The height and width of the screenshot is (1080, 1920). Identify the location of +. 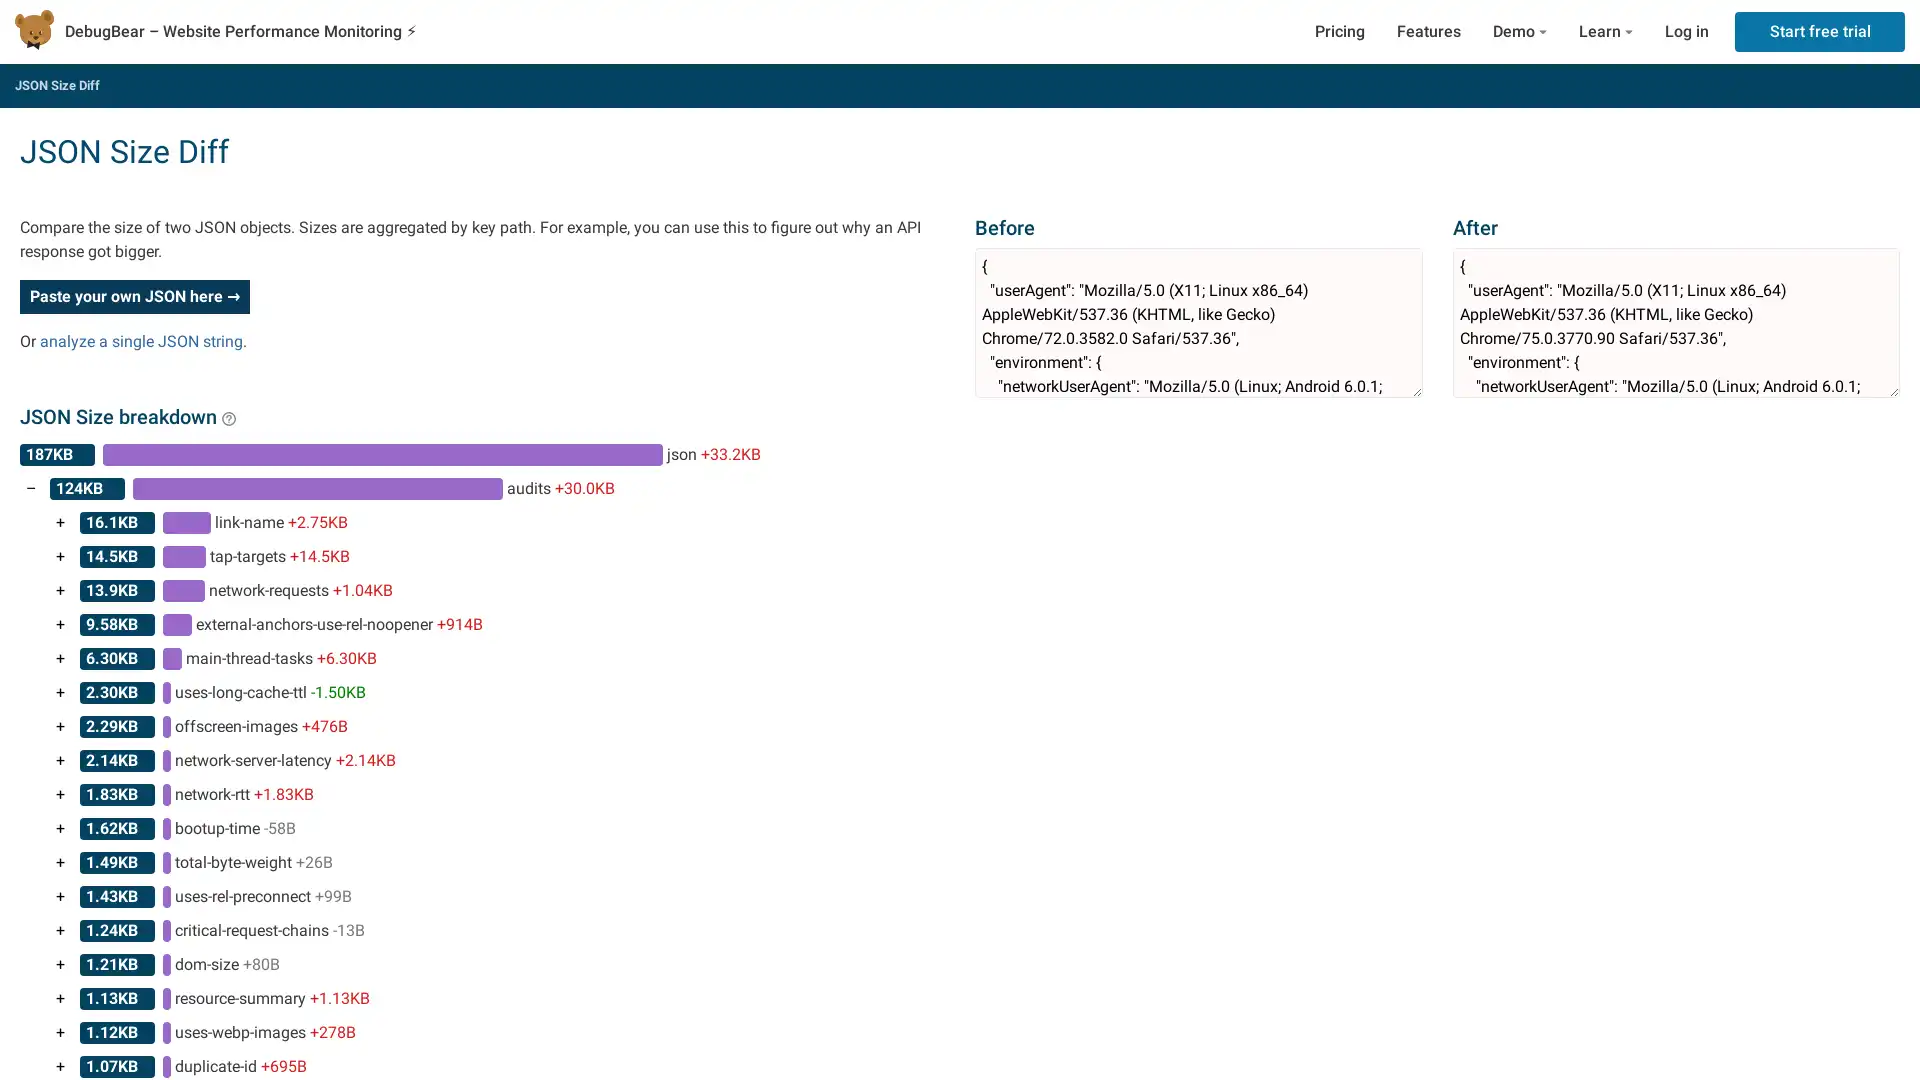
(60, 522).